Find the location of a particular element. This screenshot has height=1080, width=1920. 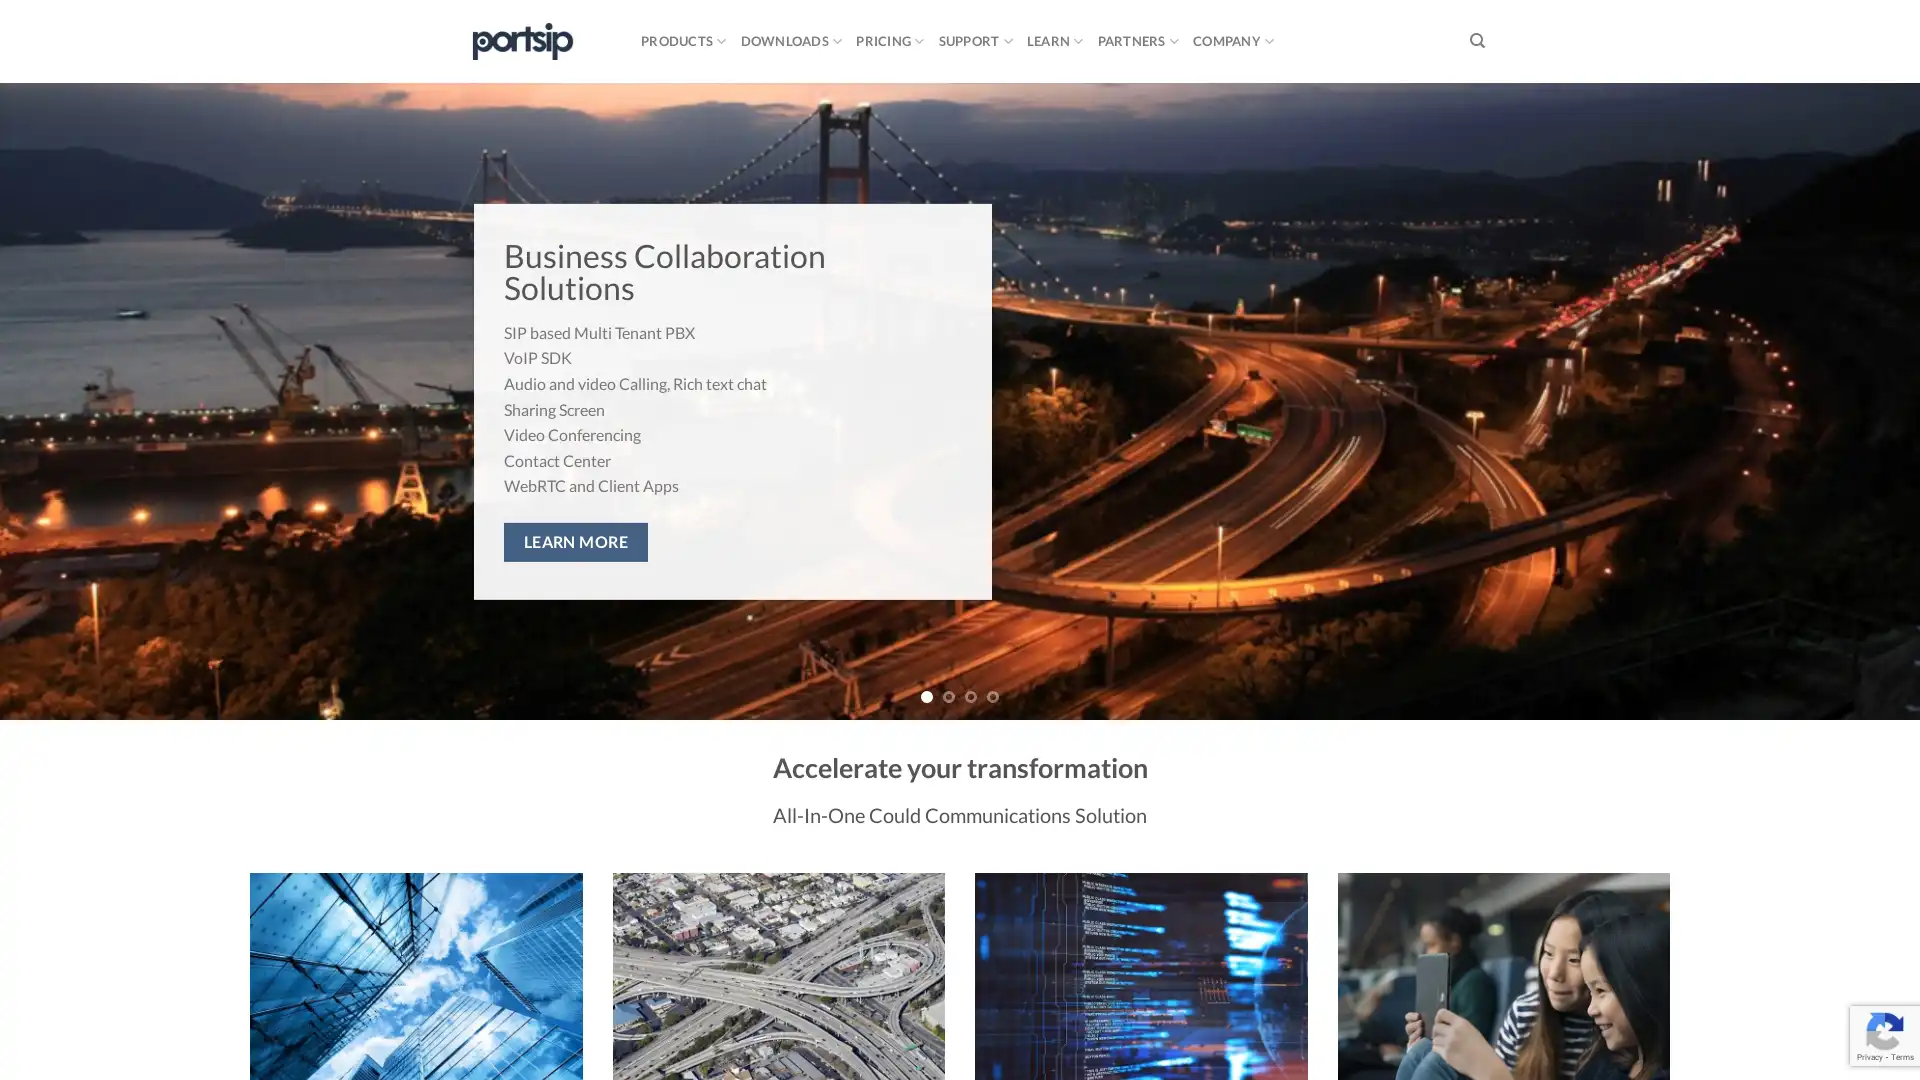

Next is located at coordinates (1855, 401).